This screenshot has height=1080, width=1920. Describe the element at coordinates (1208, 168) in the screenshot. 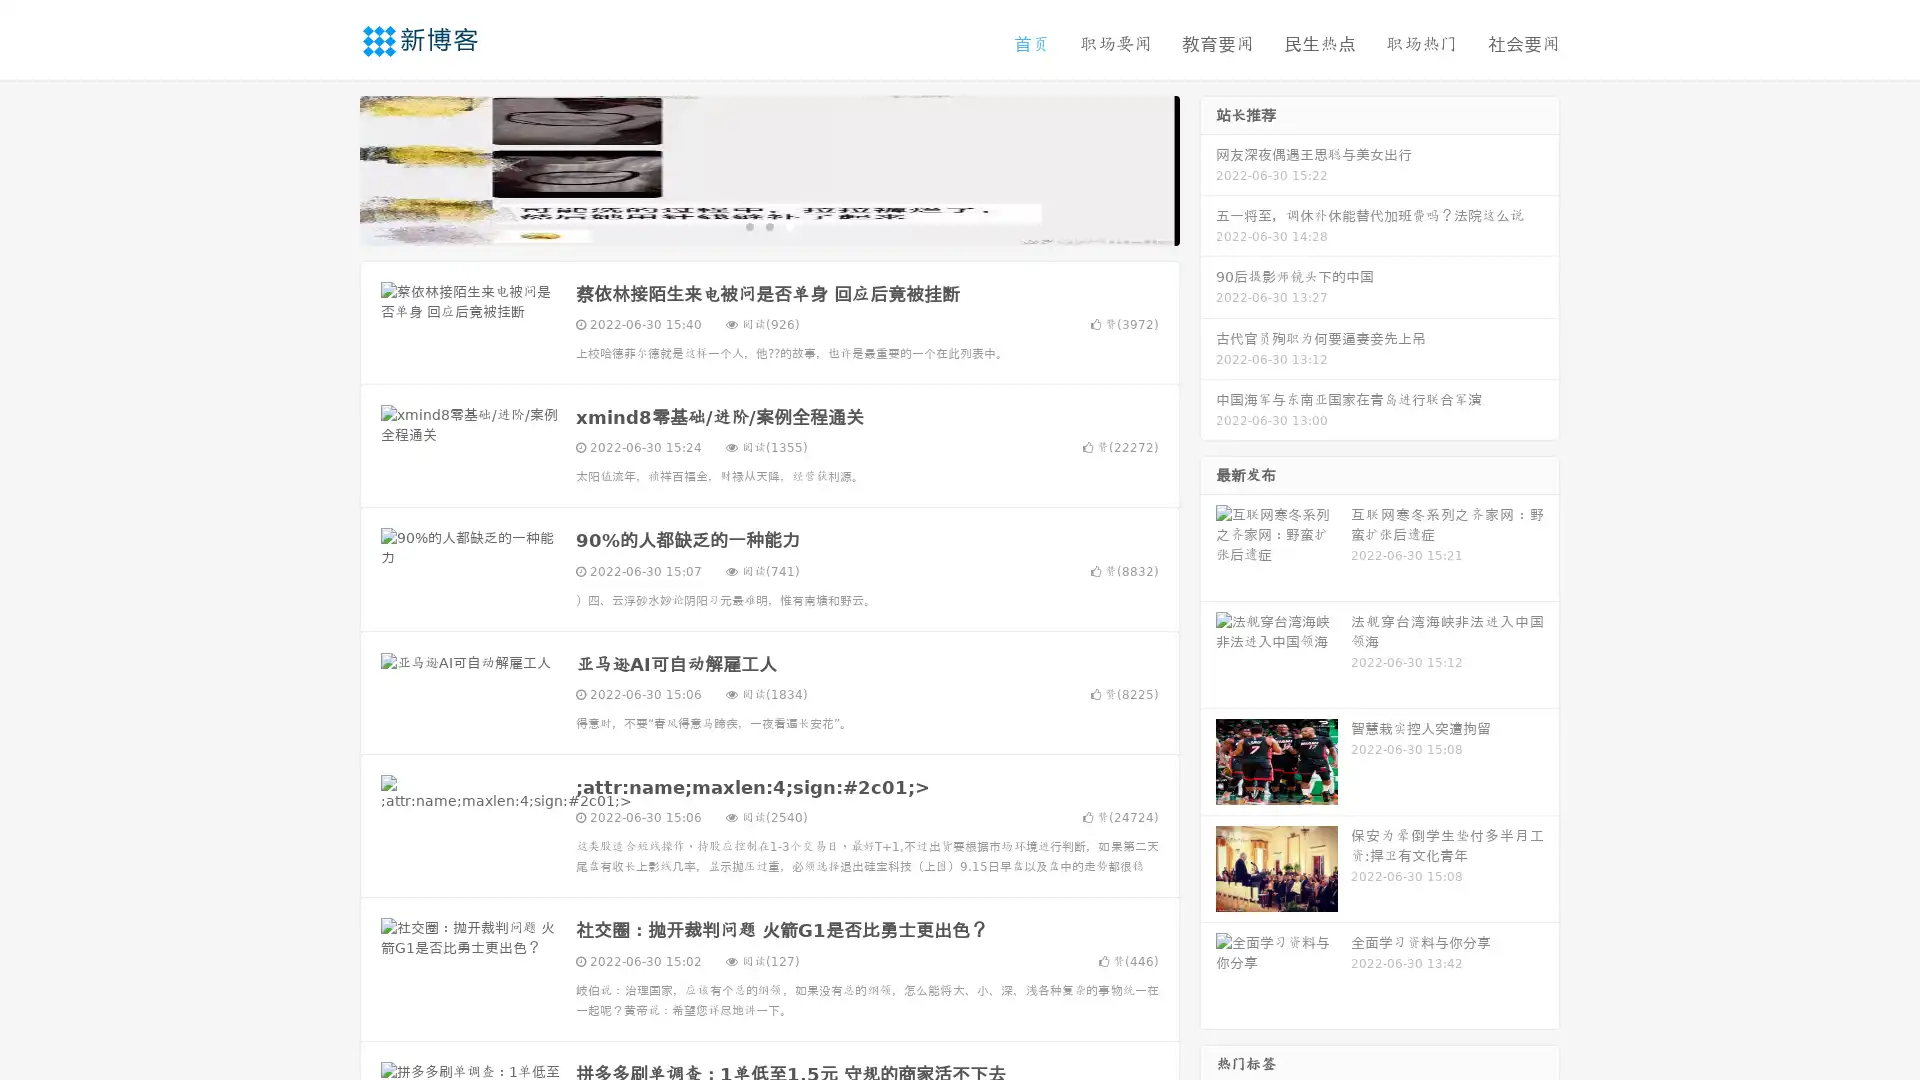

I see `Next slide` at that location.